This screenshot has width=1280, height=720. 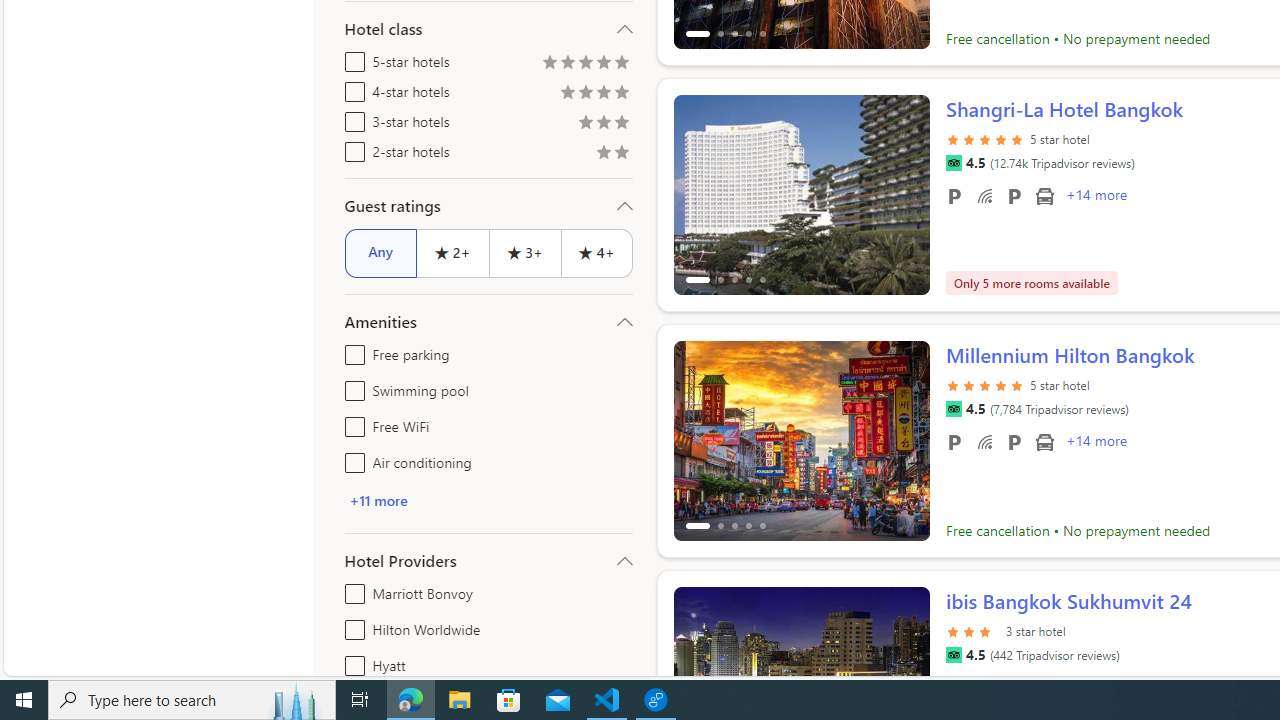 I want to click on 'Swimming pool', so click(x=351, y=387).